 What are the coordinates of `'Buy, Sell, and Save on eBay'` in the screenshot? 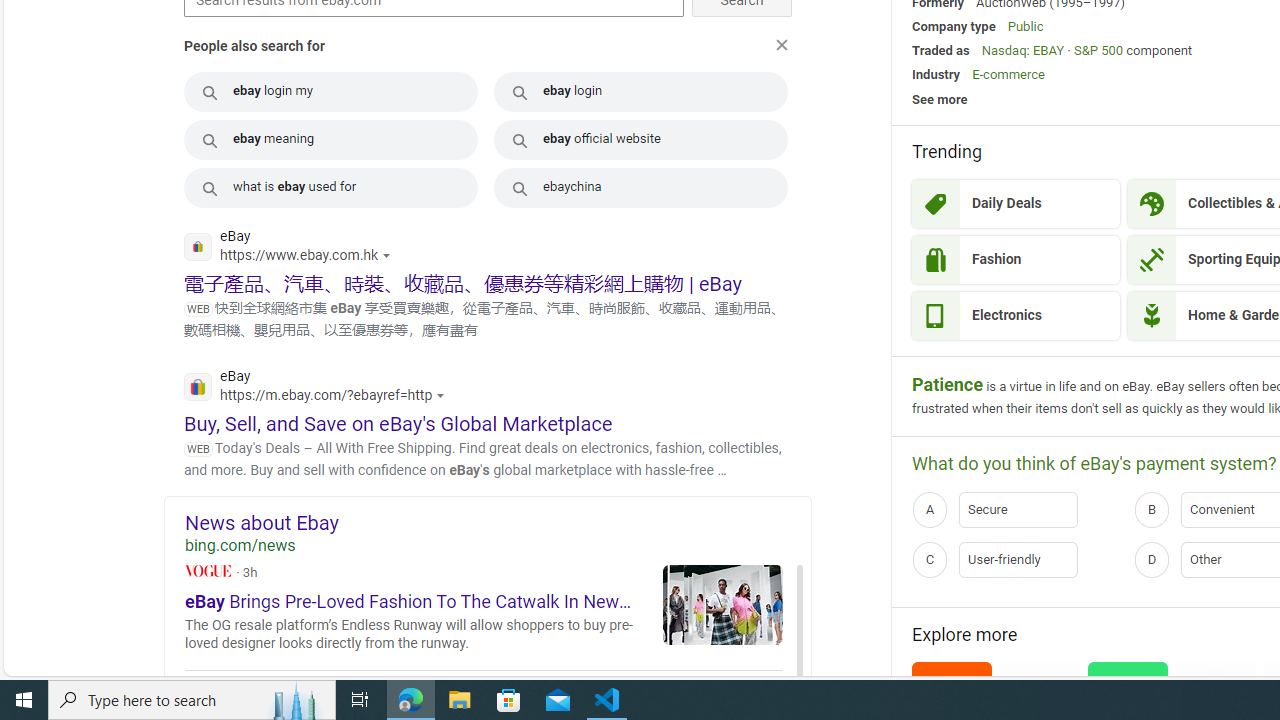 It's located at (398, 422).